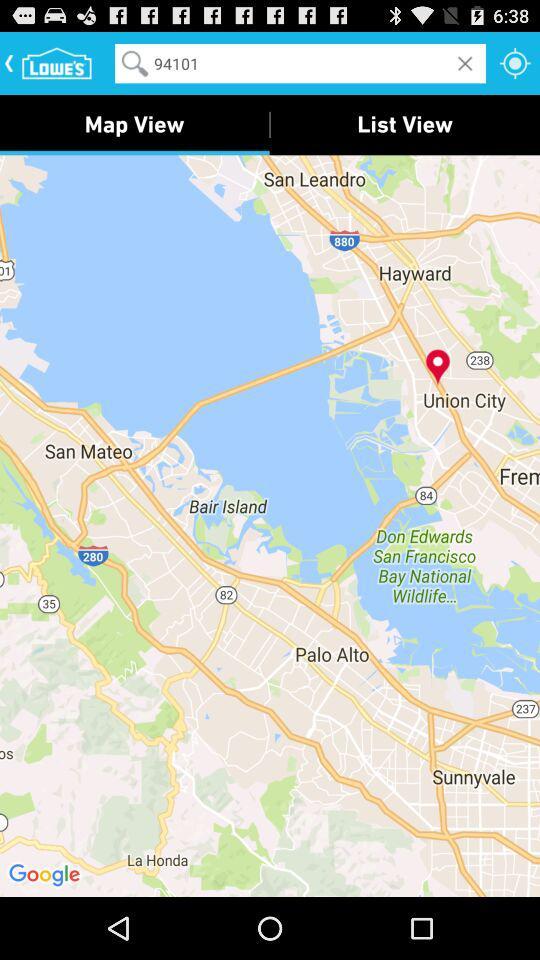 This screenshot has width=540, height=960. Describe the element at coordinates (515, 62) in the screenshot. I see `icon next to the 94101 item` at that location.